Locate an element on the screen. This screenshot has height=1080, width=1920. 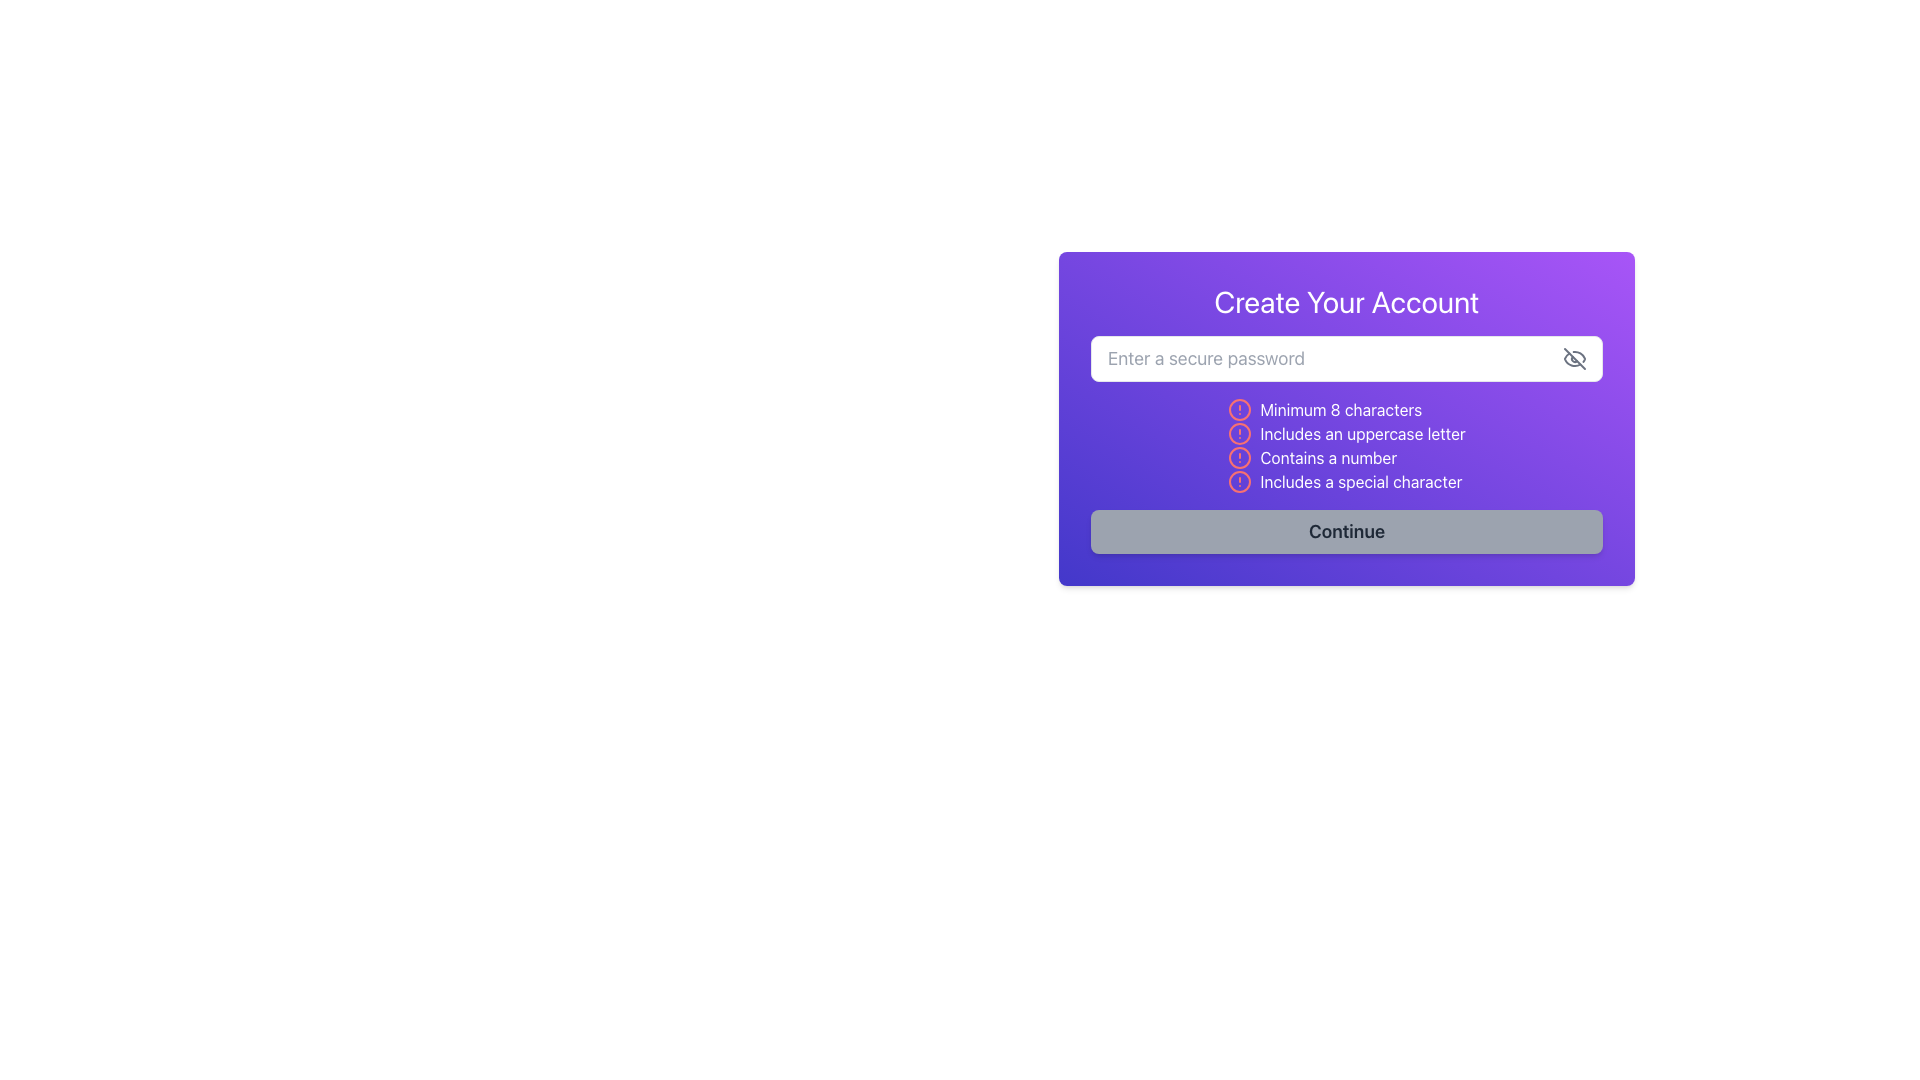
the third text label indicating the presence of a numeric character in the password requirements within the purple modal box is located at coordinates (1328, 458).